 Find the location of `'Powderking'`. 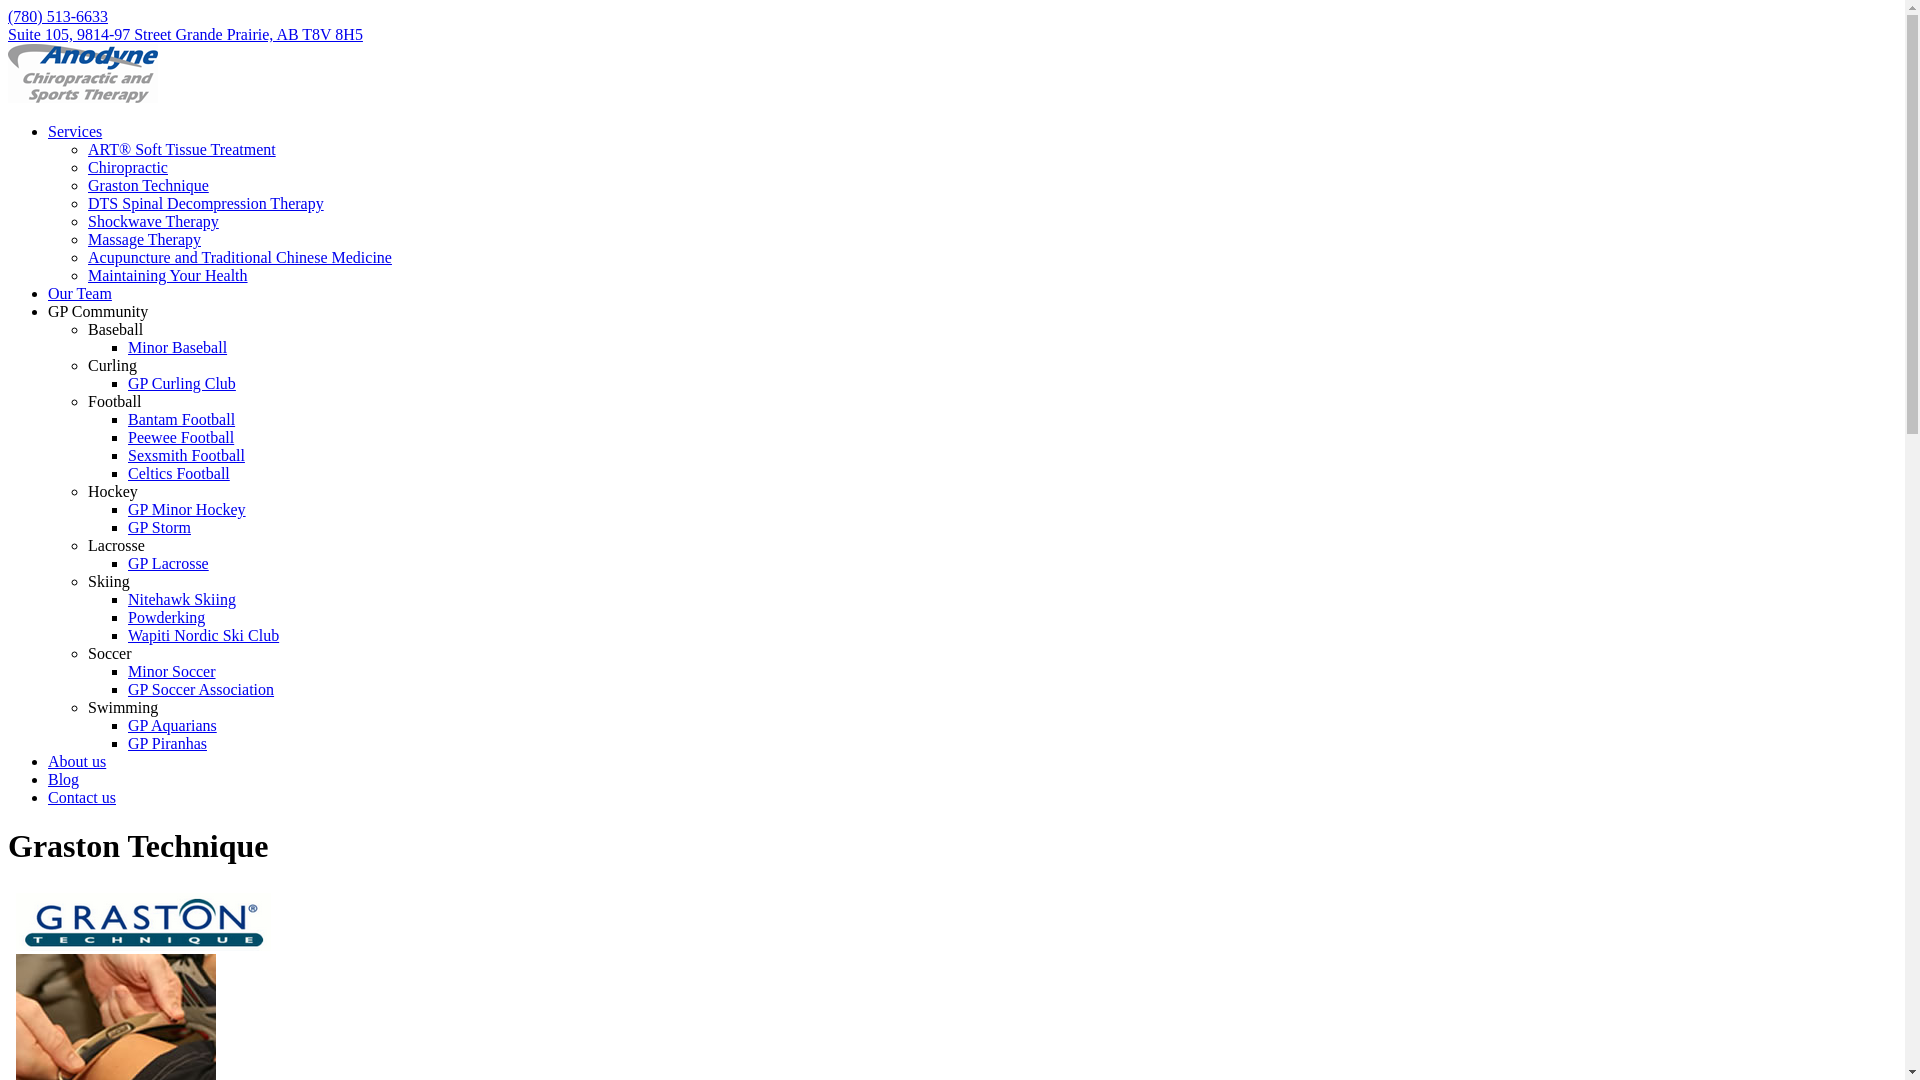

'Powderking' is located at coordinates (127, 616).